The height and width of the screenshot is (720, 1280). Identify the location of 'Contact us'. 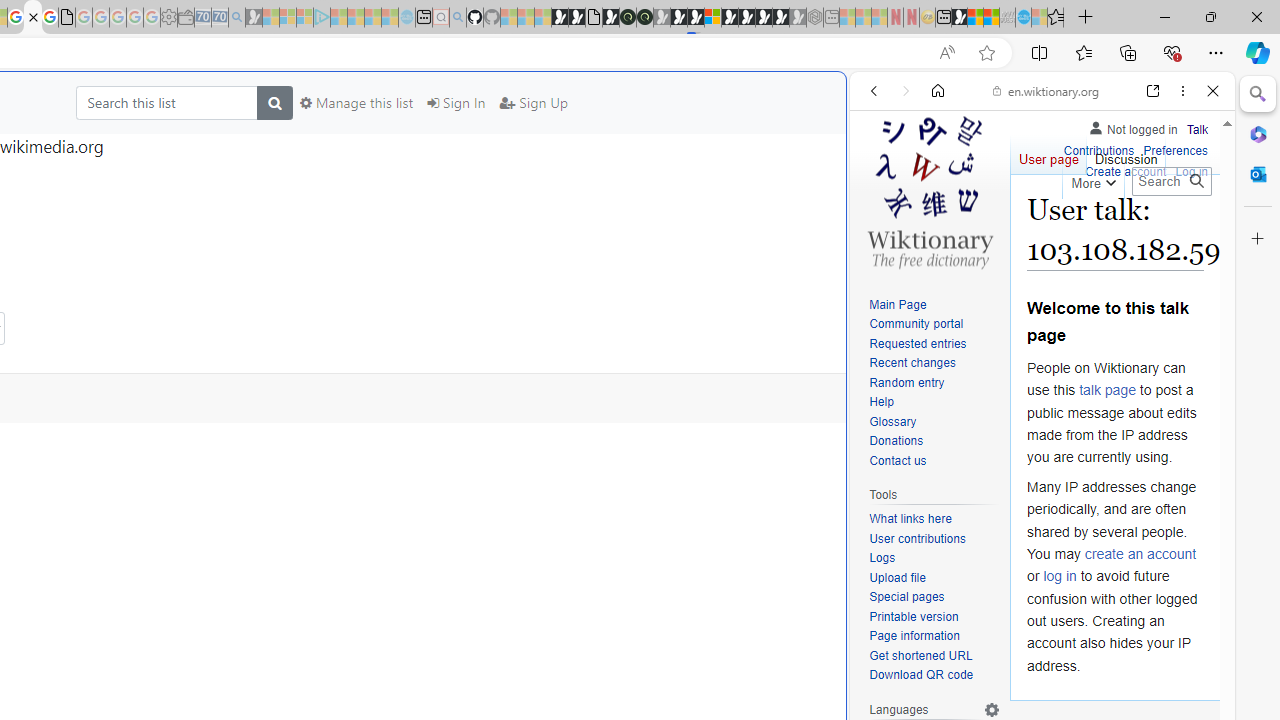
(896, 460).